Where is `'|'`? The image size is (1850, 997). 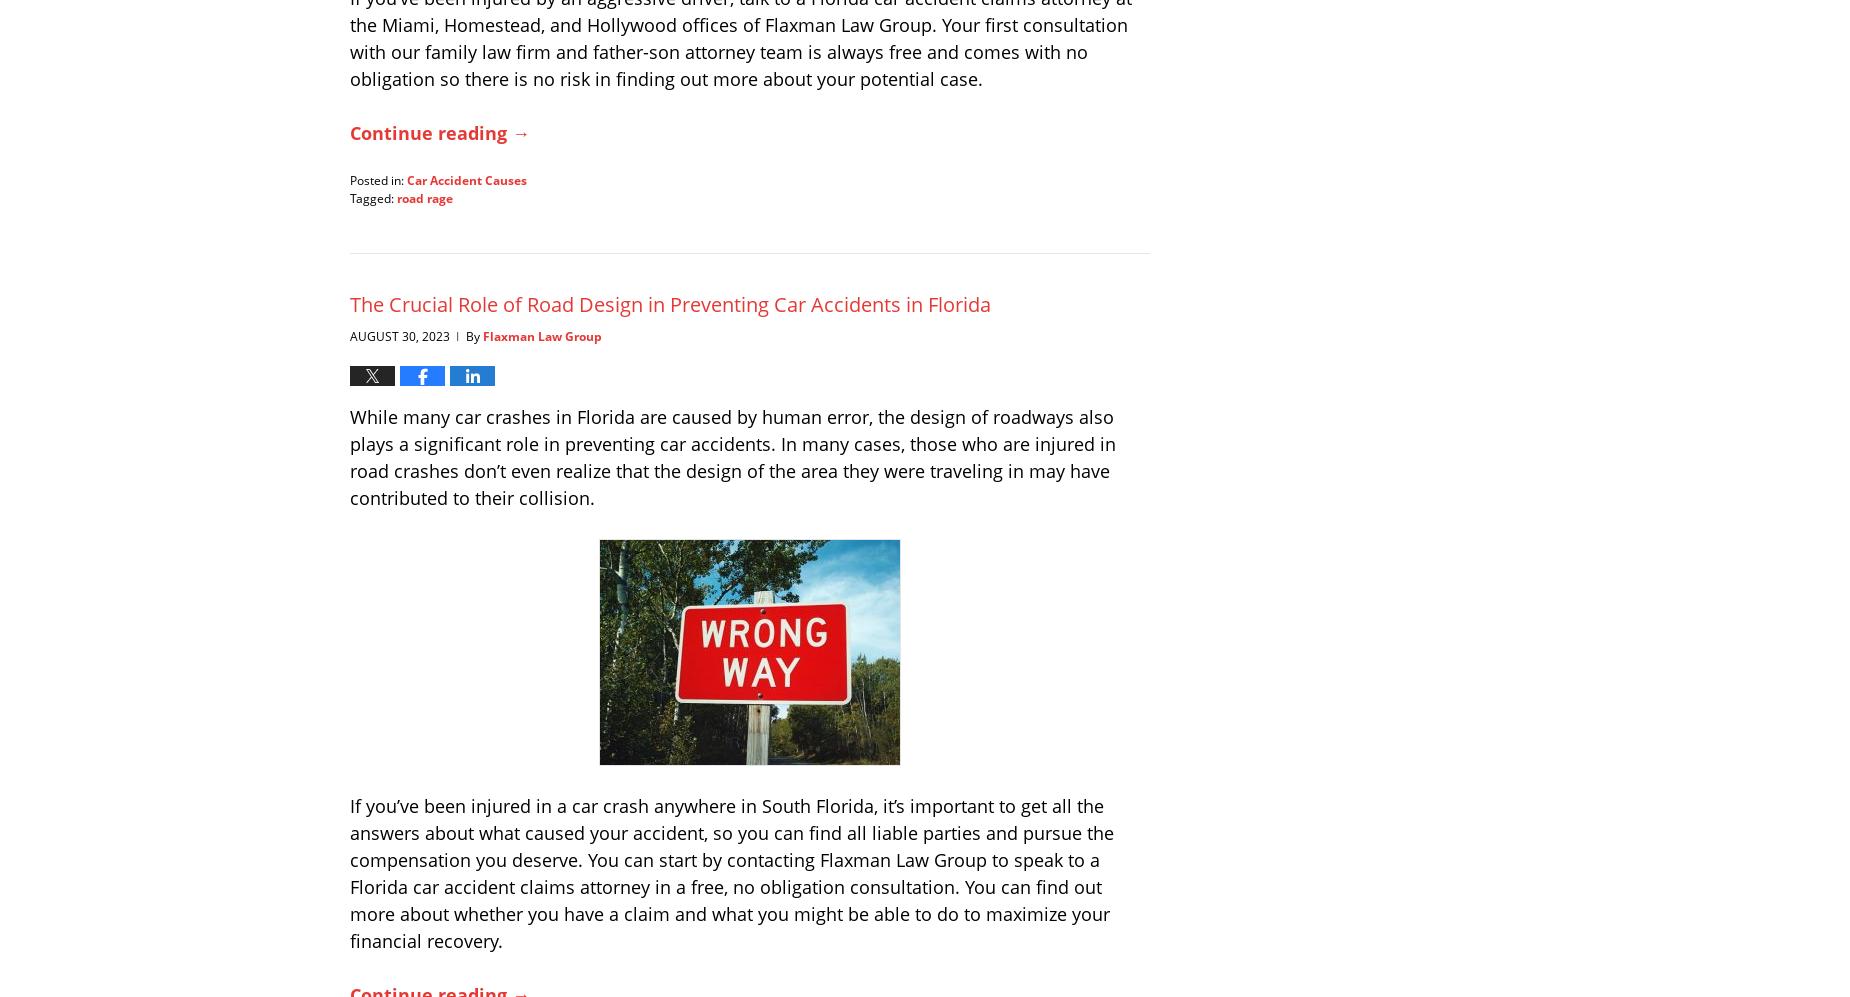
'|' is located at coordinates (457, 333).